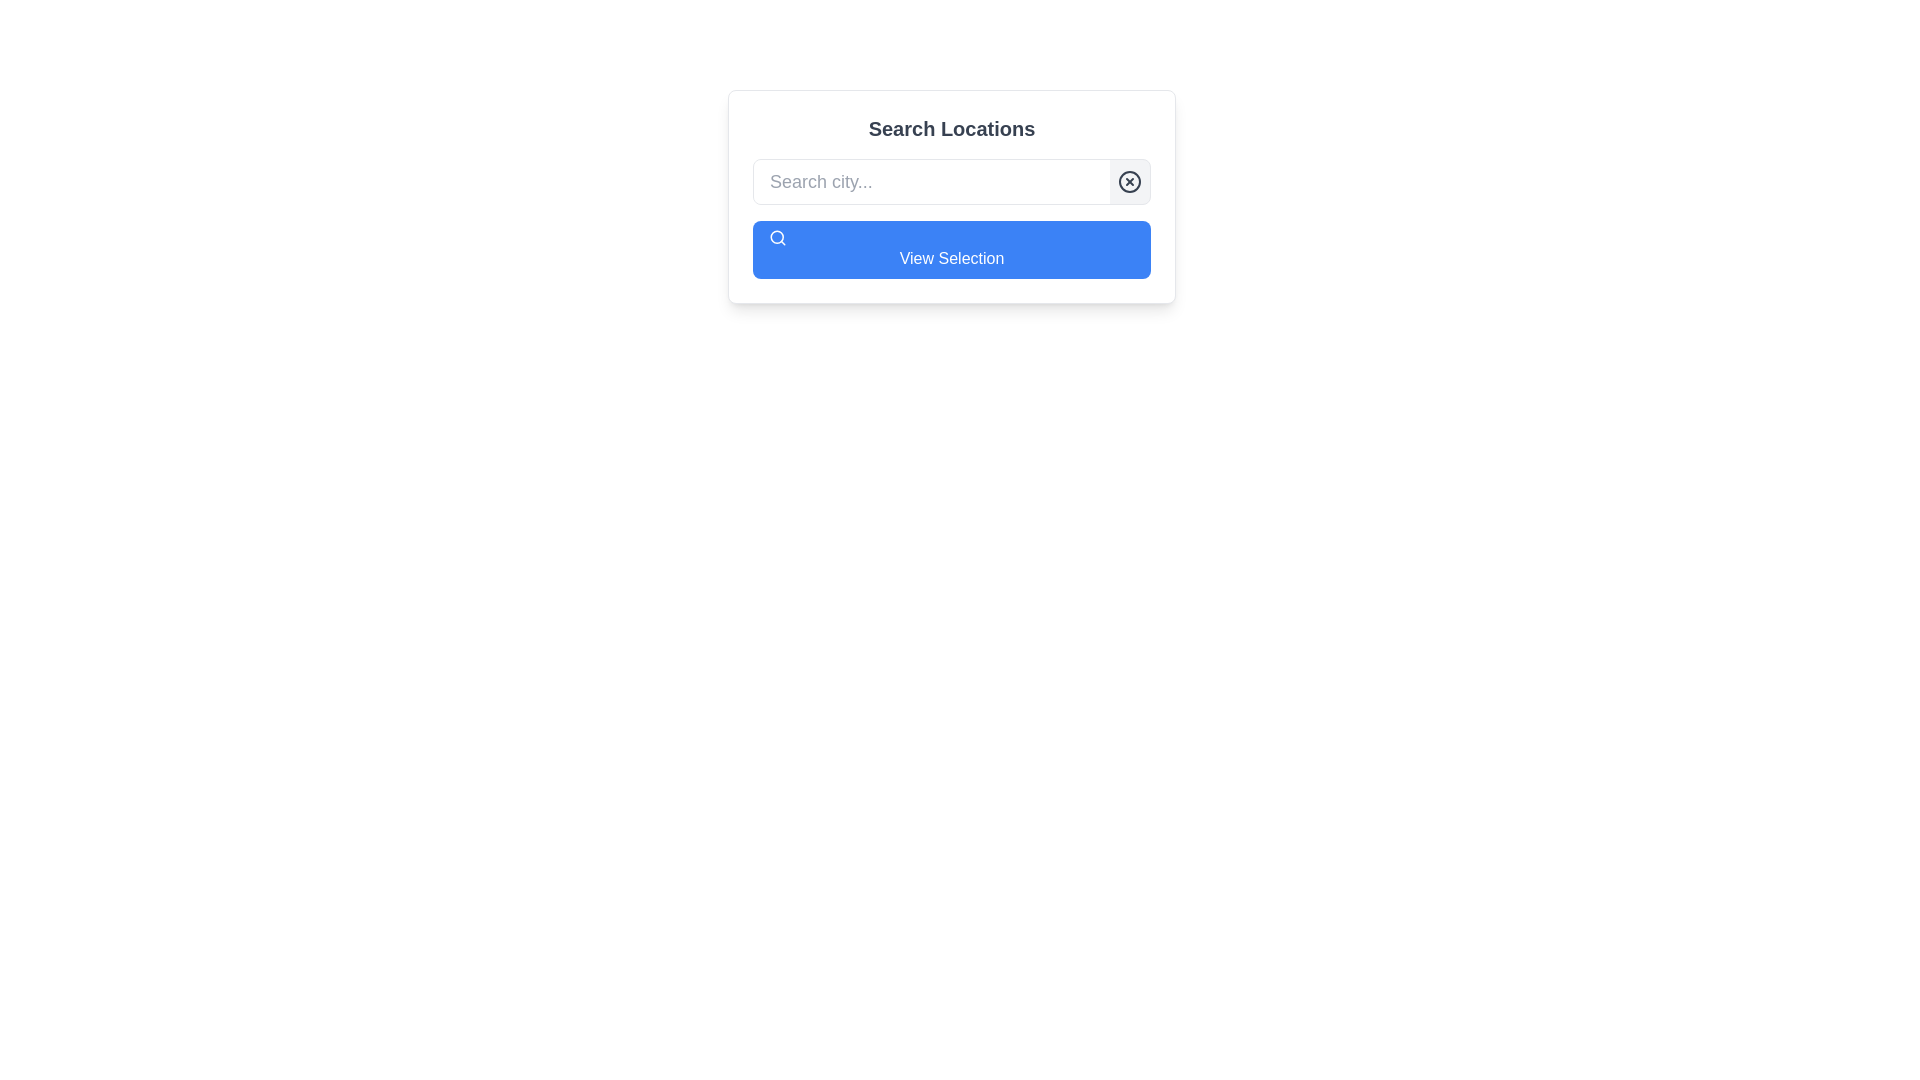  What do you see at coordinates (950, 128) in the screenshot?
I see `the 'Search Locations' label, which is a prominent gray text label displayed in a bold and large font at the top of the layout` at bounding box center [950, 128].